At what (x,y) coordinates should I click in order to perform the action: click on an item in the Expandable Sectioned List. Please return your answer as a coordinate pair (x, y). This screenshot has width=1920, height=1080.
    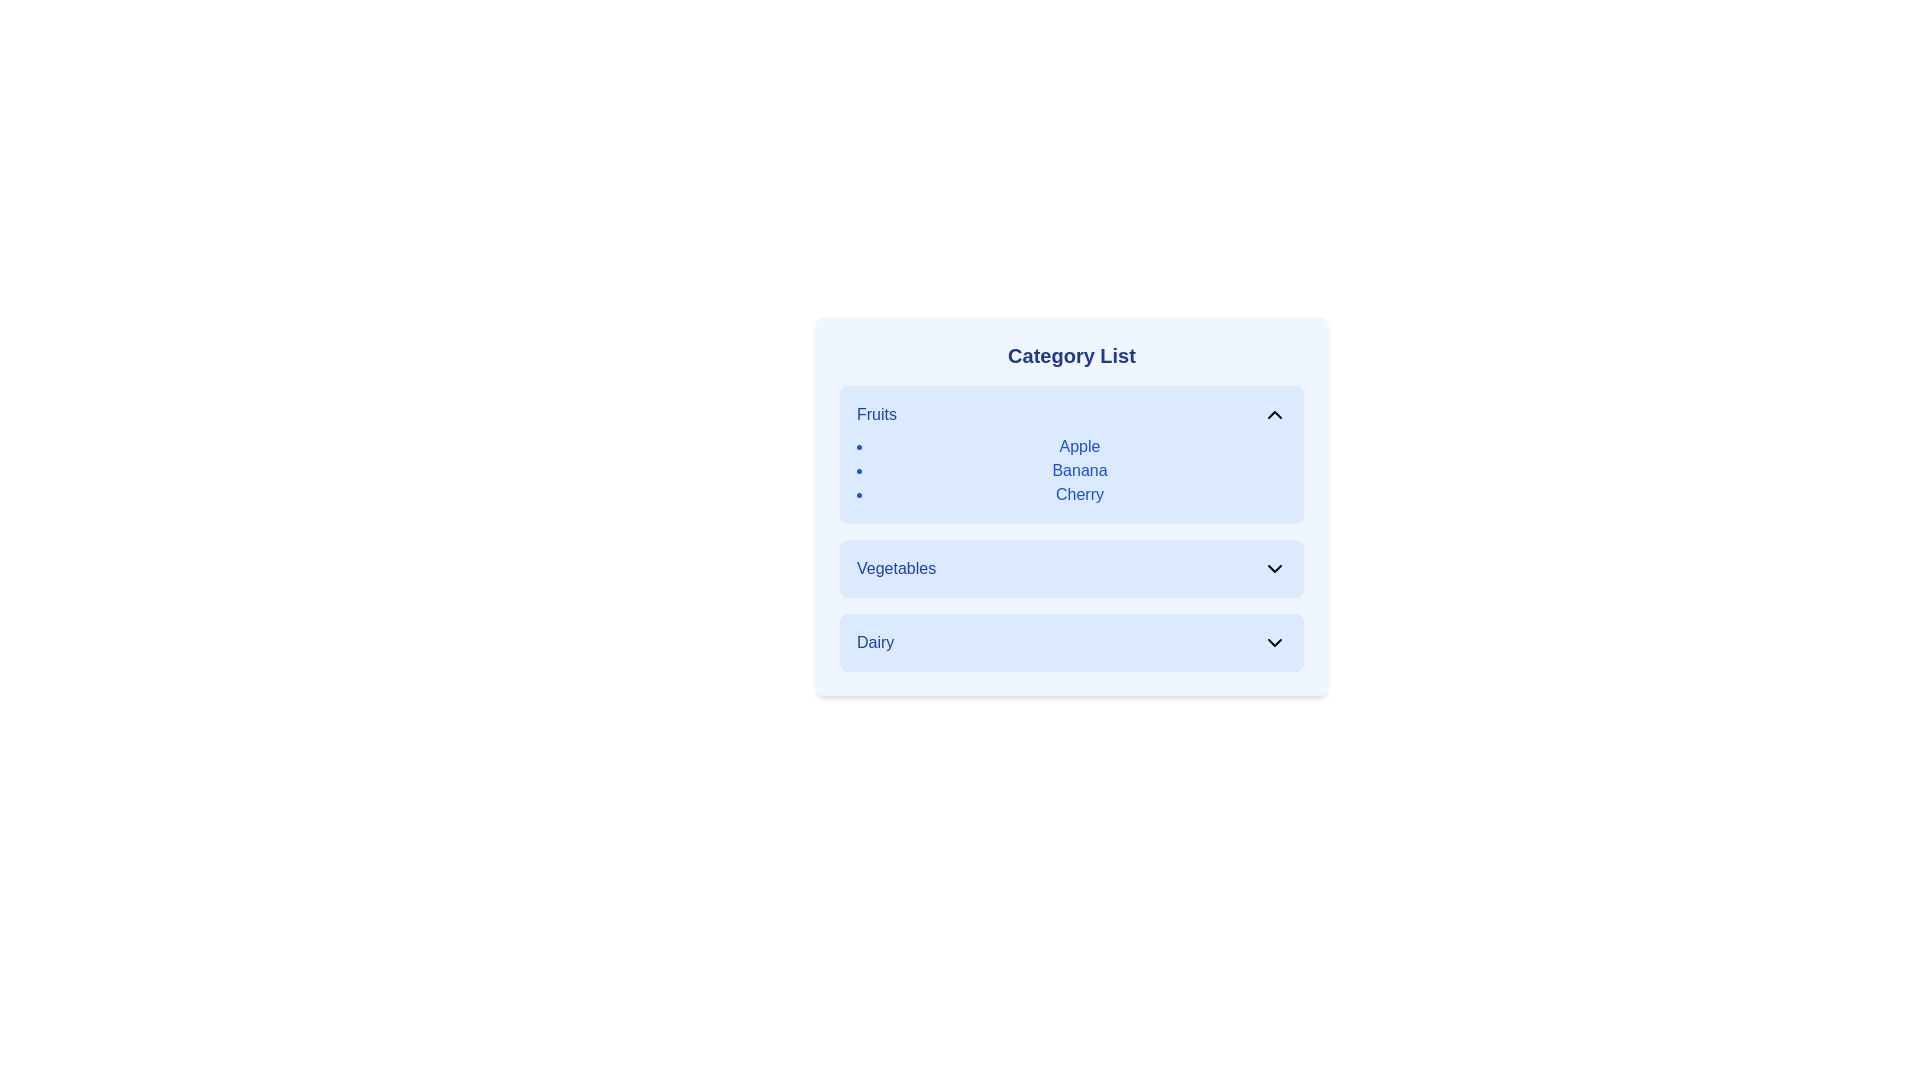
    Looking at the image, I should click on (1070, 505).